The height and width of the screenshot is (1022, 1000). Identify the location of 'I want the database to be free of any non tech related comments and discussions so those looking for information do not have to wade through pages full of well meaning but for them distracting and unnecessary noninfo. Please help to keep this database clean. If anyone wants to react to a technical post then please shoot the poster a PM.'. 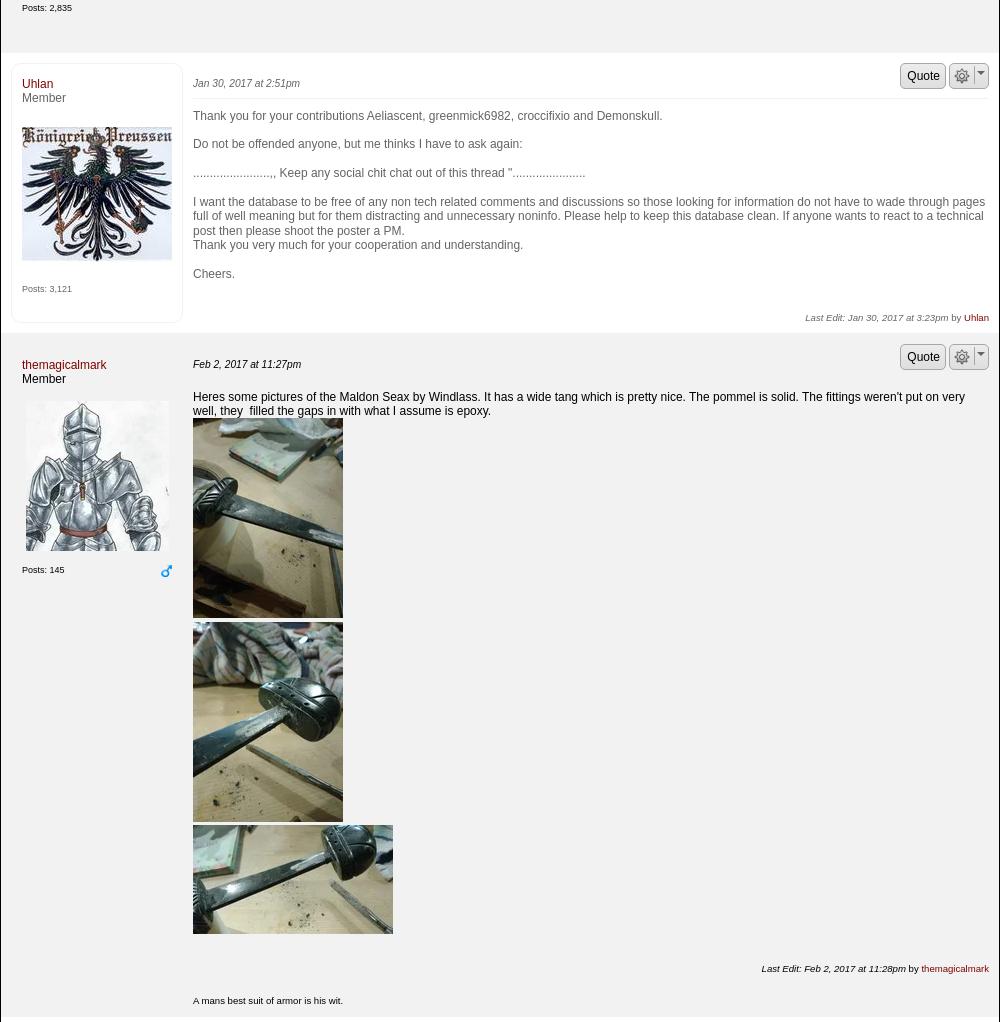
(588, 216).